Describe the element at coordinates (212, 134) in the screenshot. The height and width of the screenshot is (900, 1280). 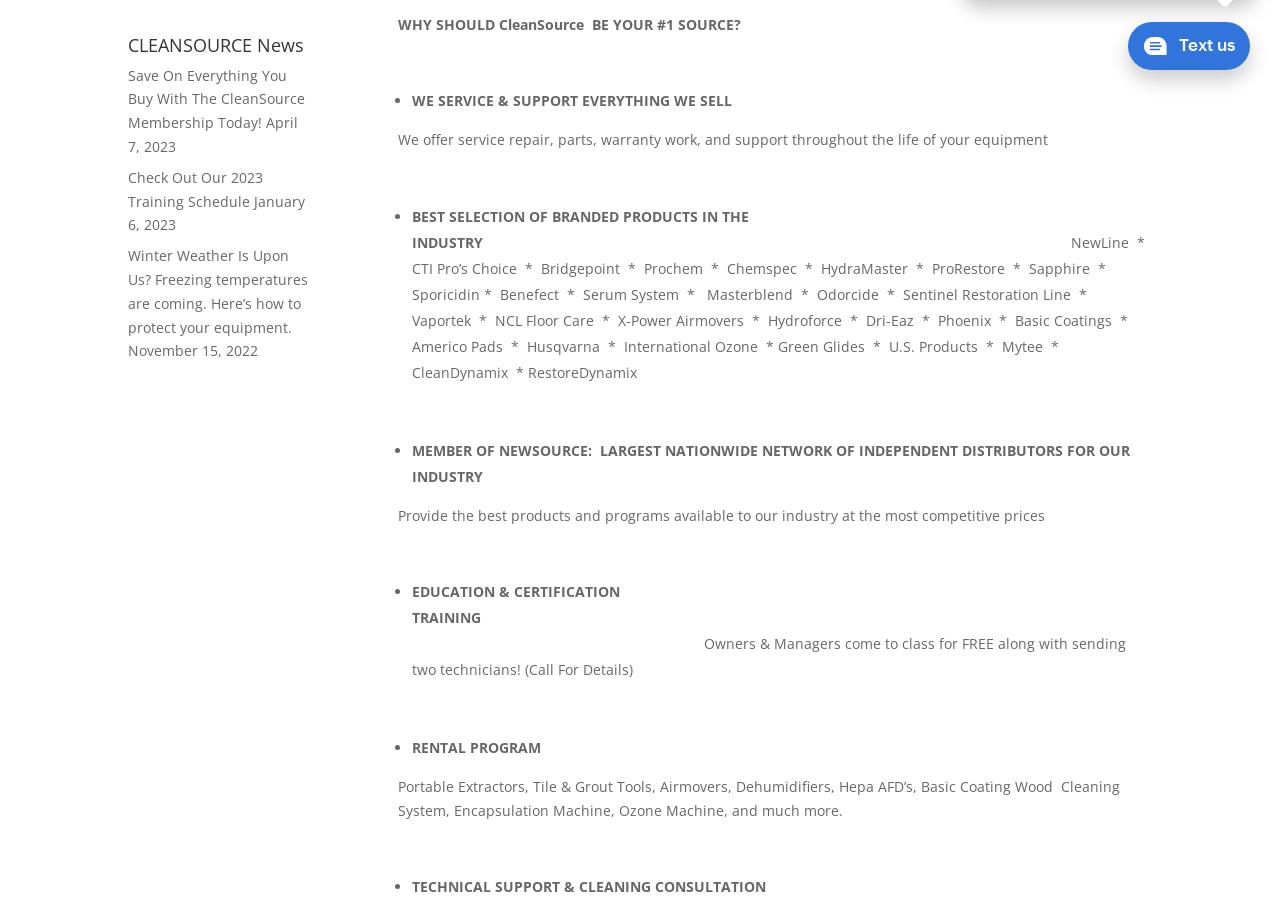
I see `'April 7, 2023'` at that location.